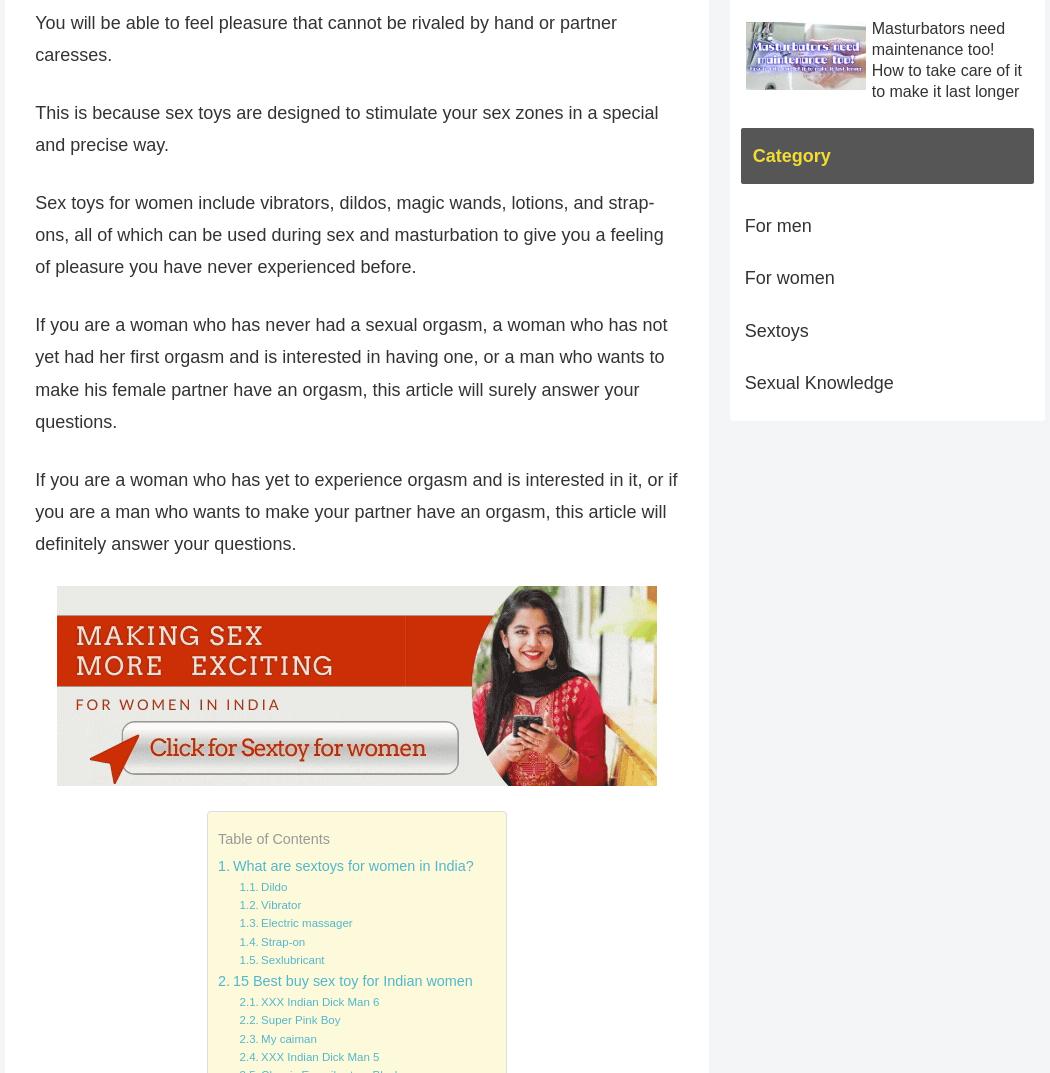 This screenshot has height=1073, width=1050. What do you see at coordinates (34, 127) in the screenshot?
I see `'This is because sex toys are designed to stimulate your sex zones in a special and precise way.'` at bounding box center [34, 127].